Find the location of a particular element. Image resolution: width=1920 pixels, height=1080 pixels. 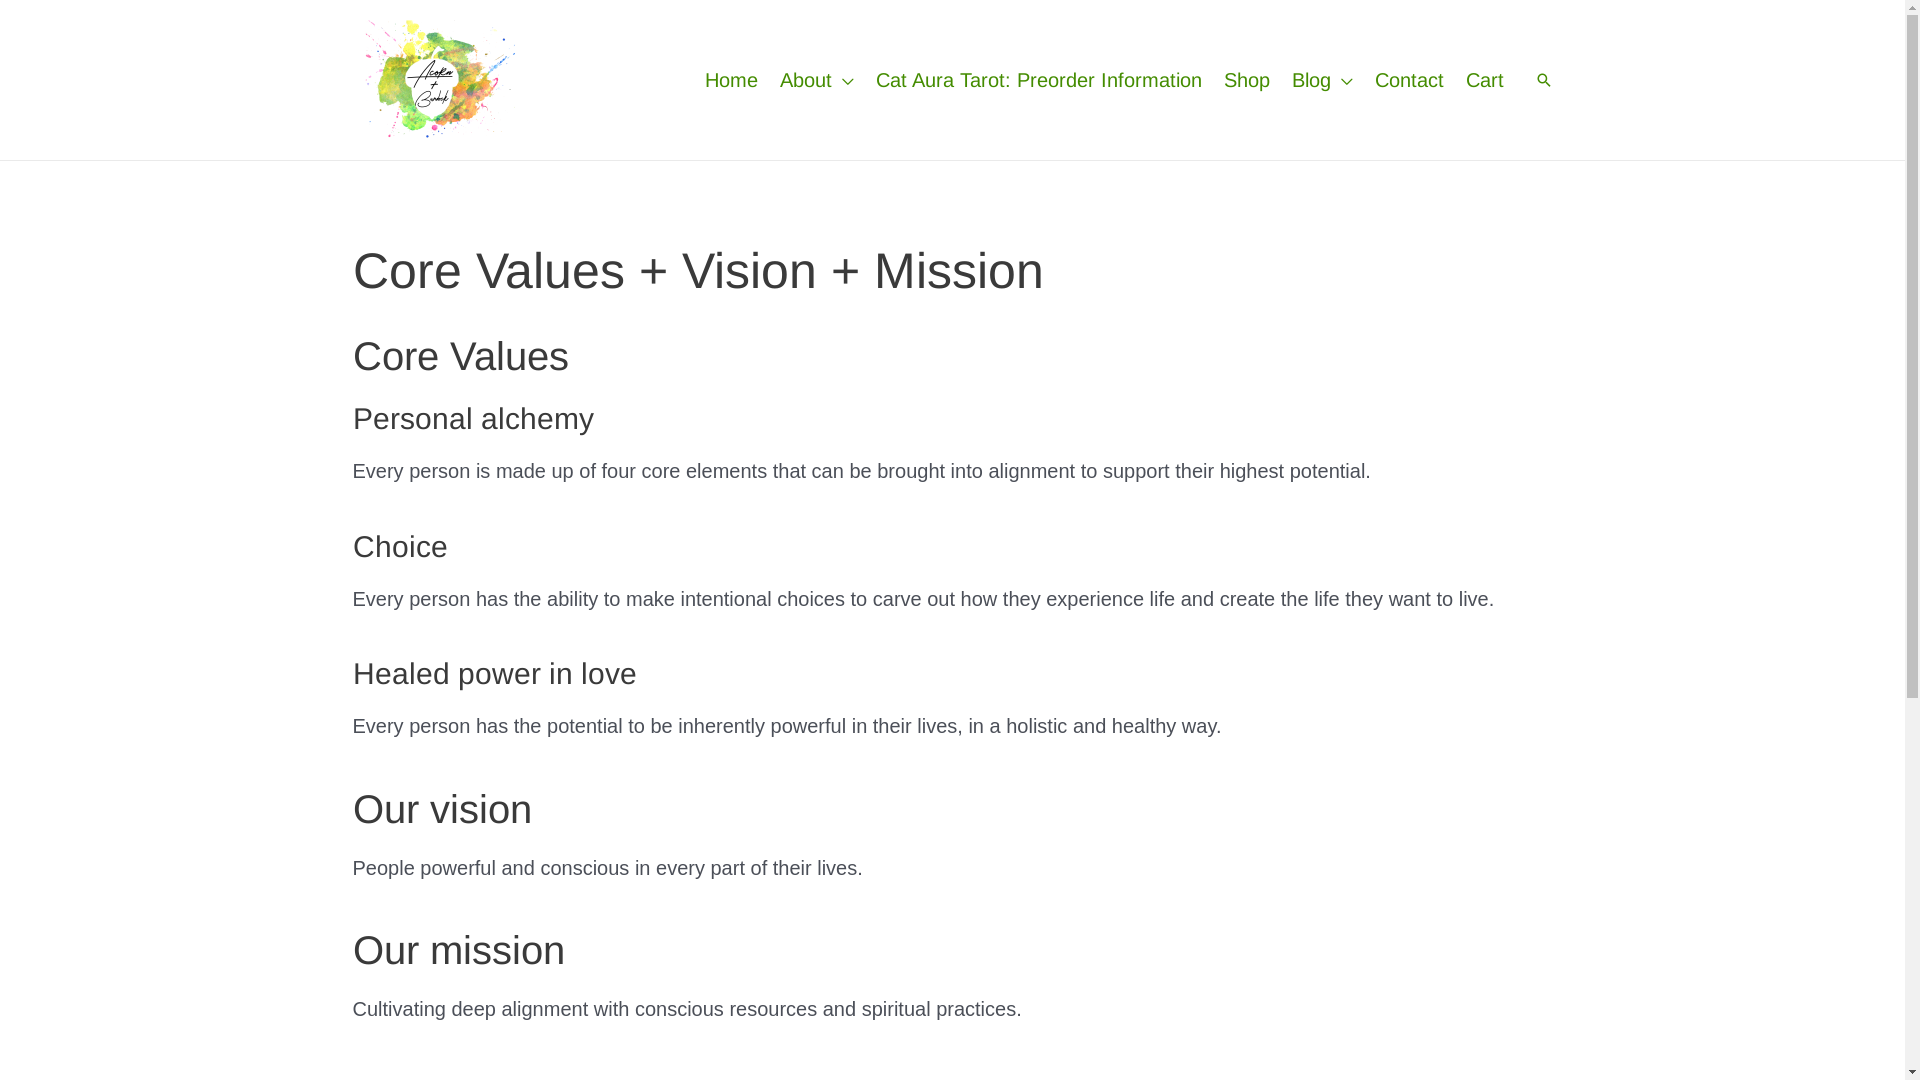

'Search' is located at coordinates (1541, 79).